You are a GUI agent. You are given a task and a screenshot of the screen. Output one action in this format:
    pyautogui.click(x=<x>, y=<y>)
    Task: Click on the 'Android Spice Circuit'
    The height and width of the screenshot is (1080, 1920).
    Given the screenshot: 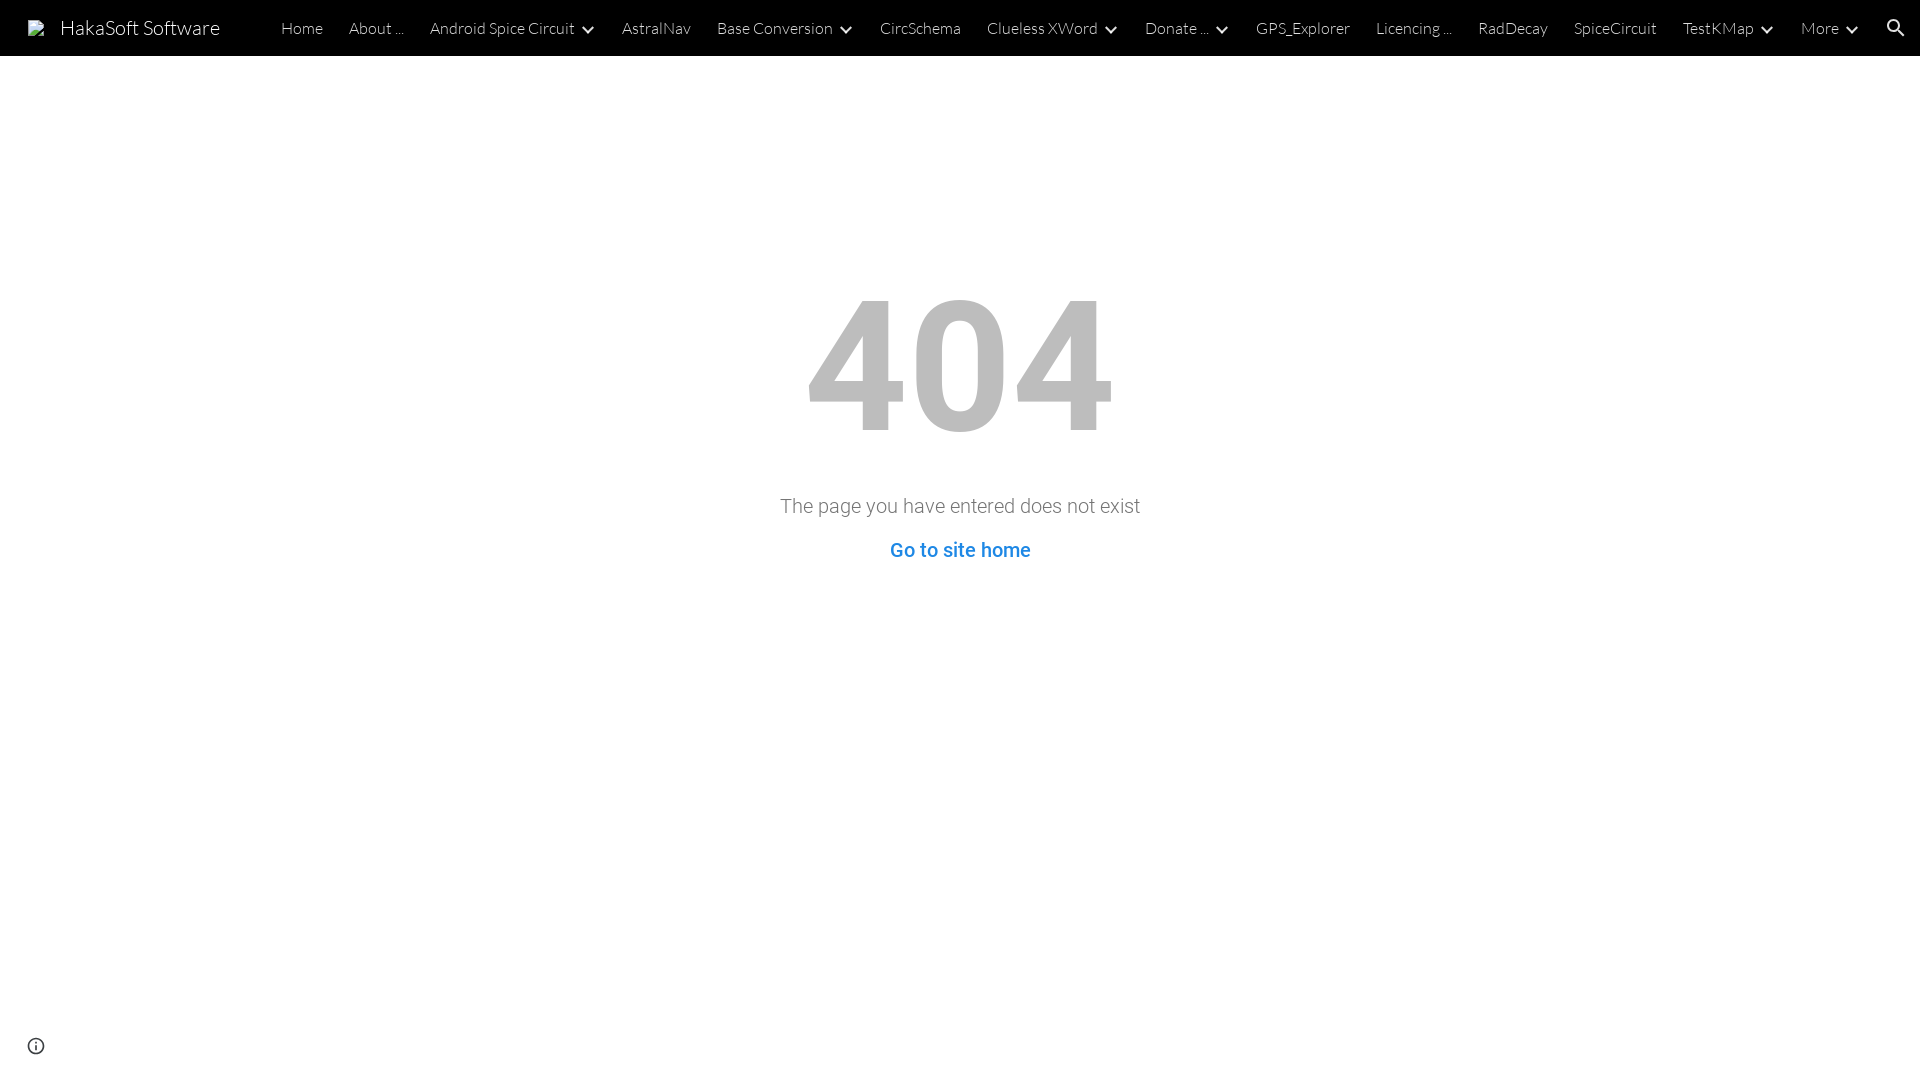 What is the action you would take?
    pyautogui.click(x=502, y=27)
    